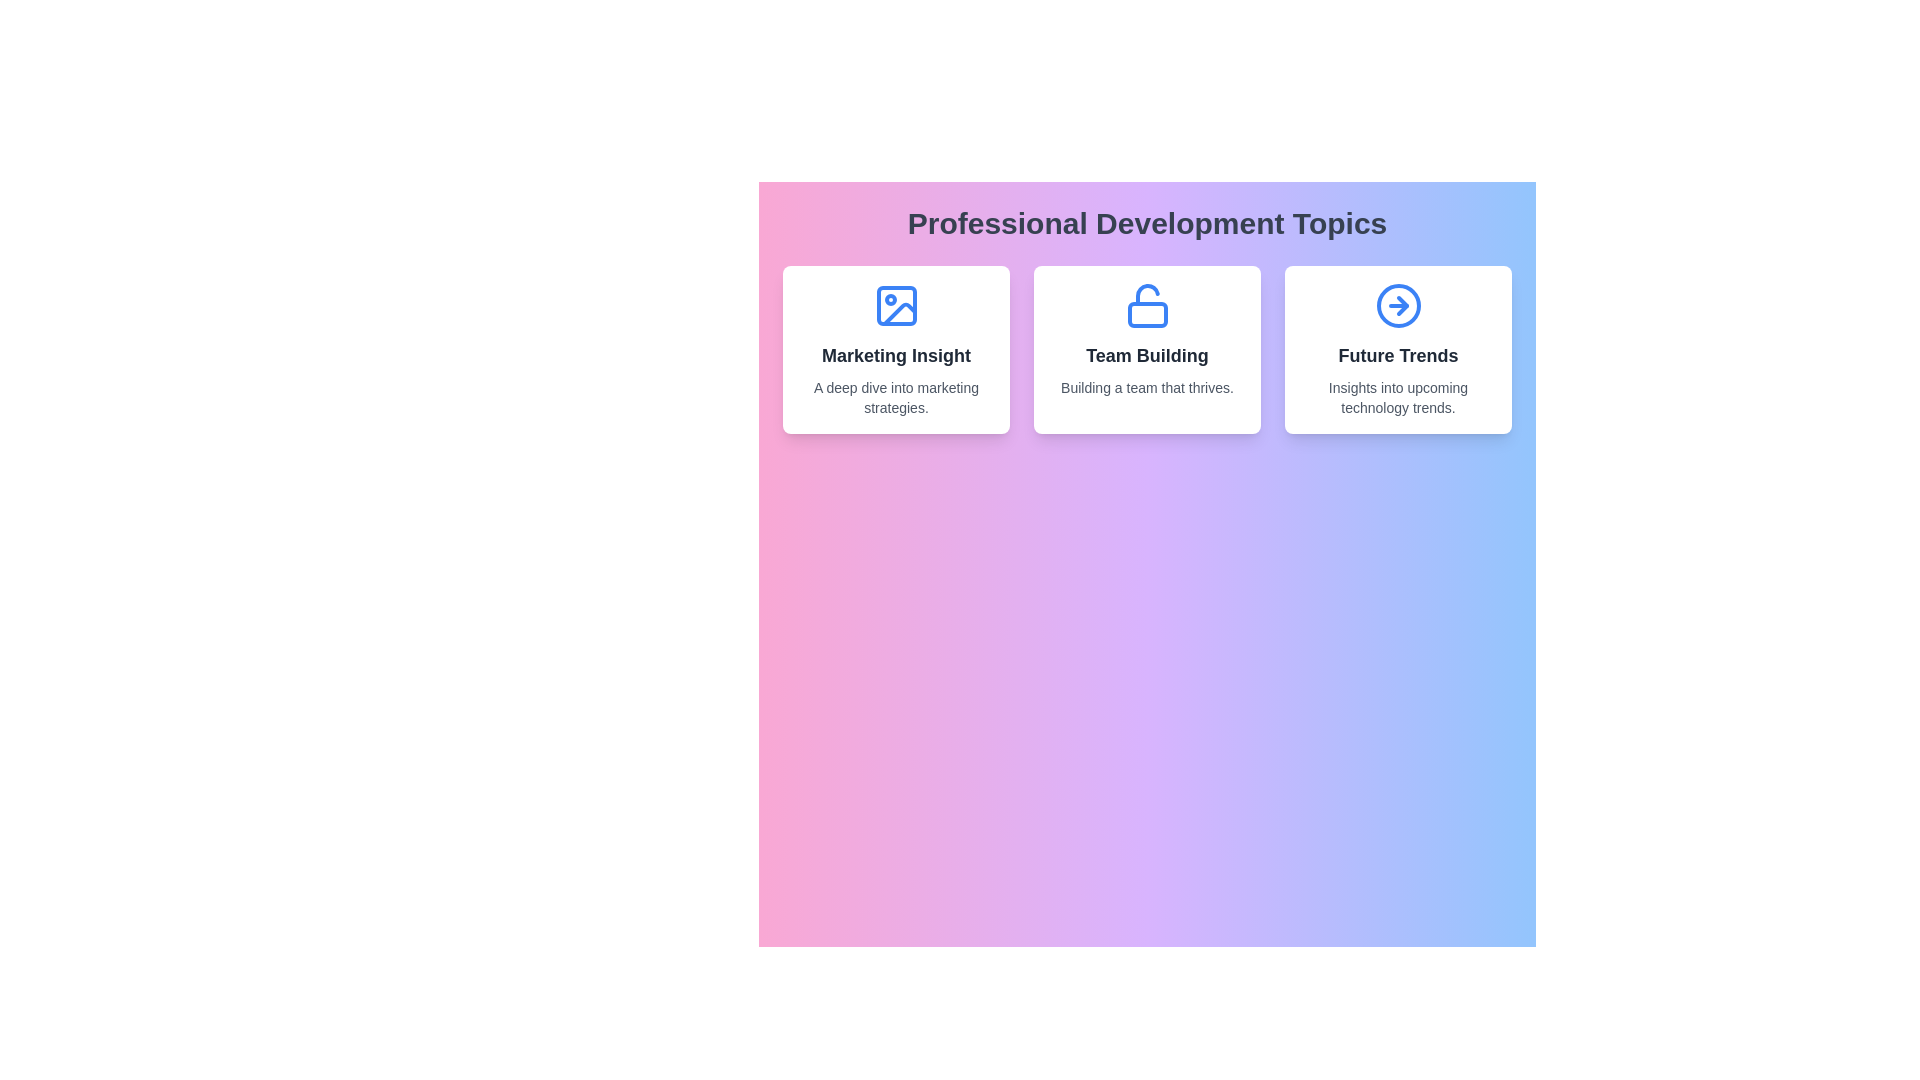 This screenshot has width=1920, height=1080. Describe the element at coordinates (1147, 349) in the screenshot. I see `the card representing Team Building` at that location.